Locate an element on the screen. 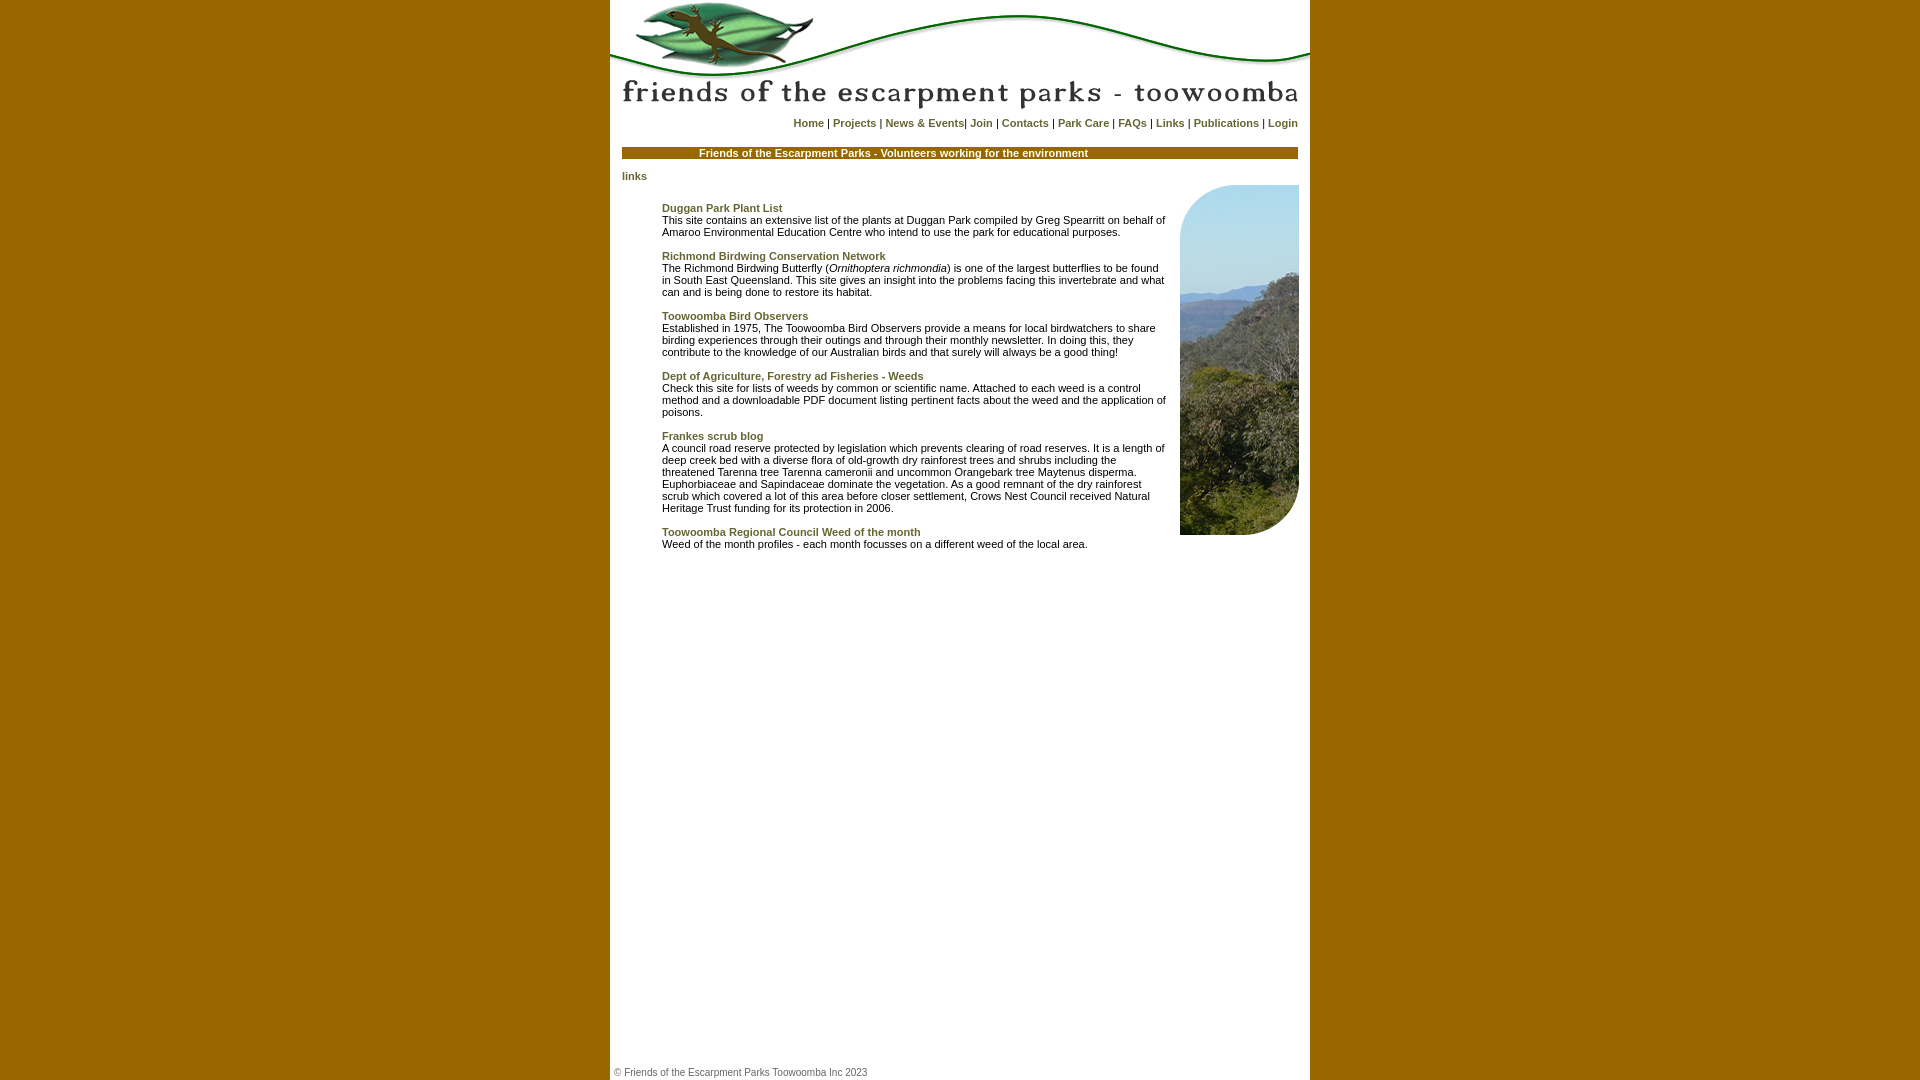 The width and height of the screenshot is (1920, 1080). 'Park Care' is located at coordinates (1082, 122).